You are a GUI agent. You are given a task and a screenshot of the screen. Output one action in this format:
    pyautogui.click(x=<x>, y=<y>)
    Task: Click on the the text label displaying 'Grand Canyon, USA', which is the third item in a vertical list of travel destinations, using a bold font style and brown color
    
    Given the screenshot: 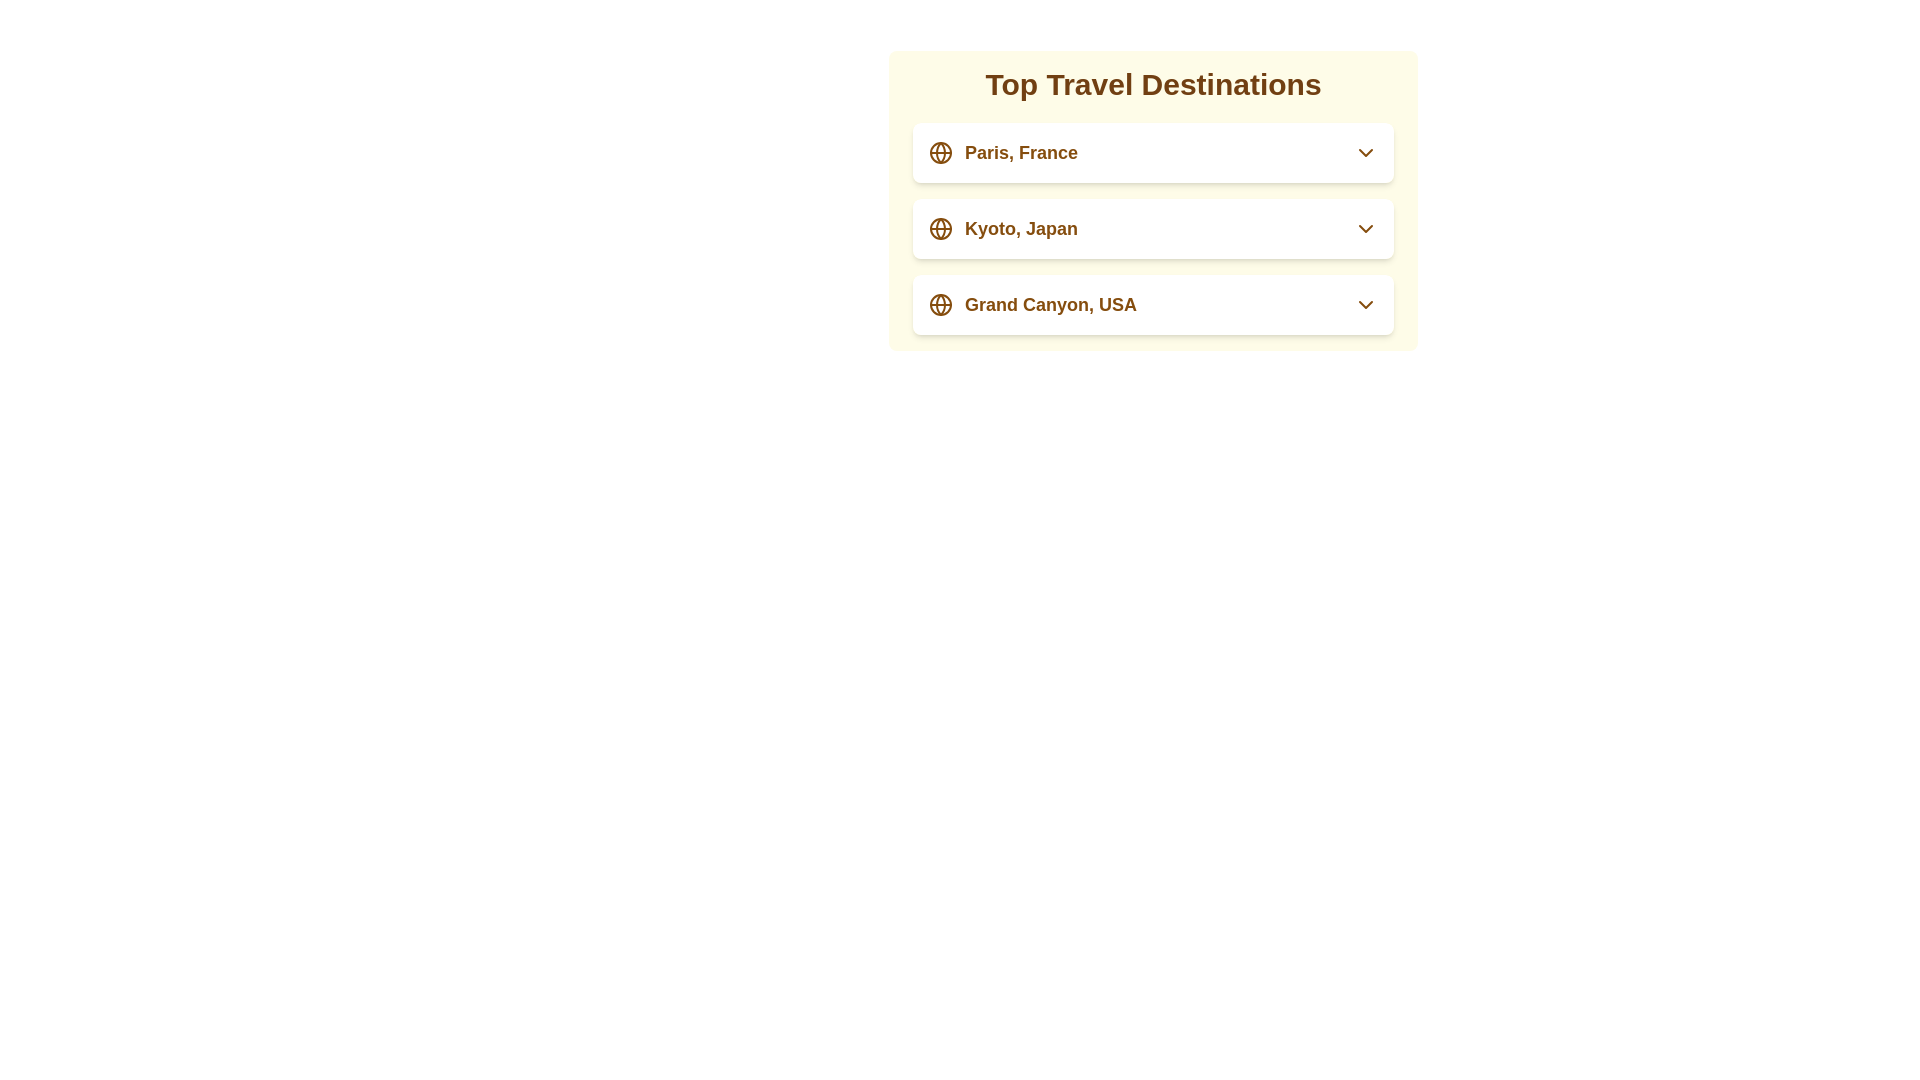 What is the action you would take?
    pyautogui.click(x=1050, y=304)
    